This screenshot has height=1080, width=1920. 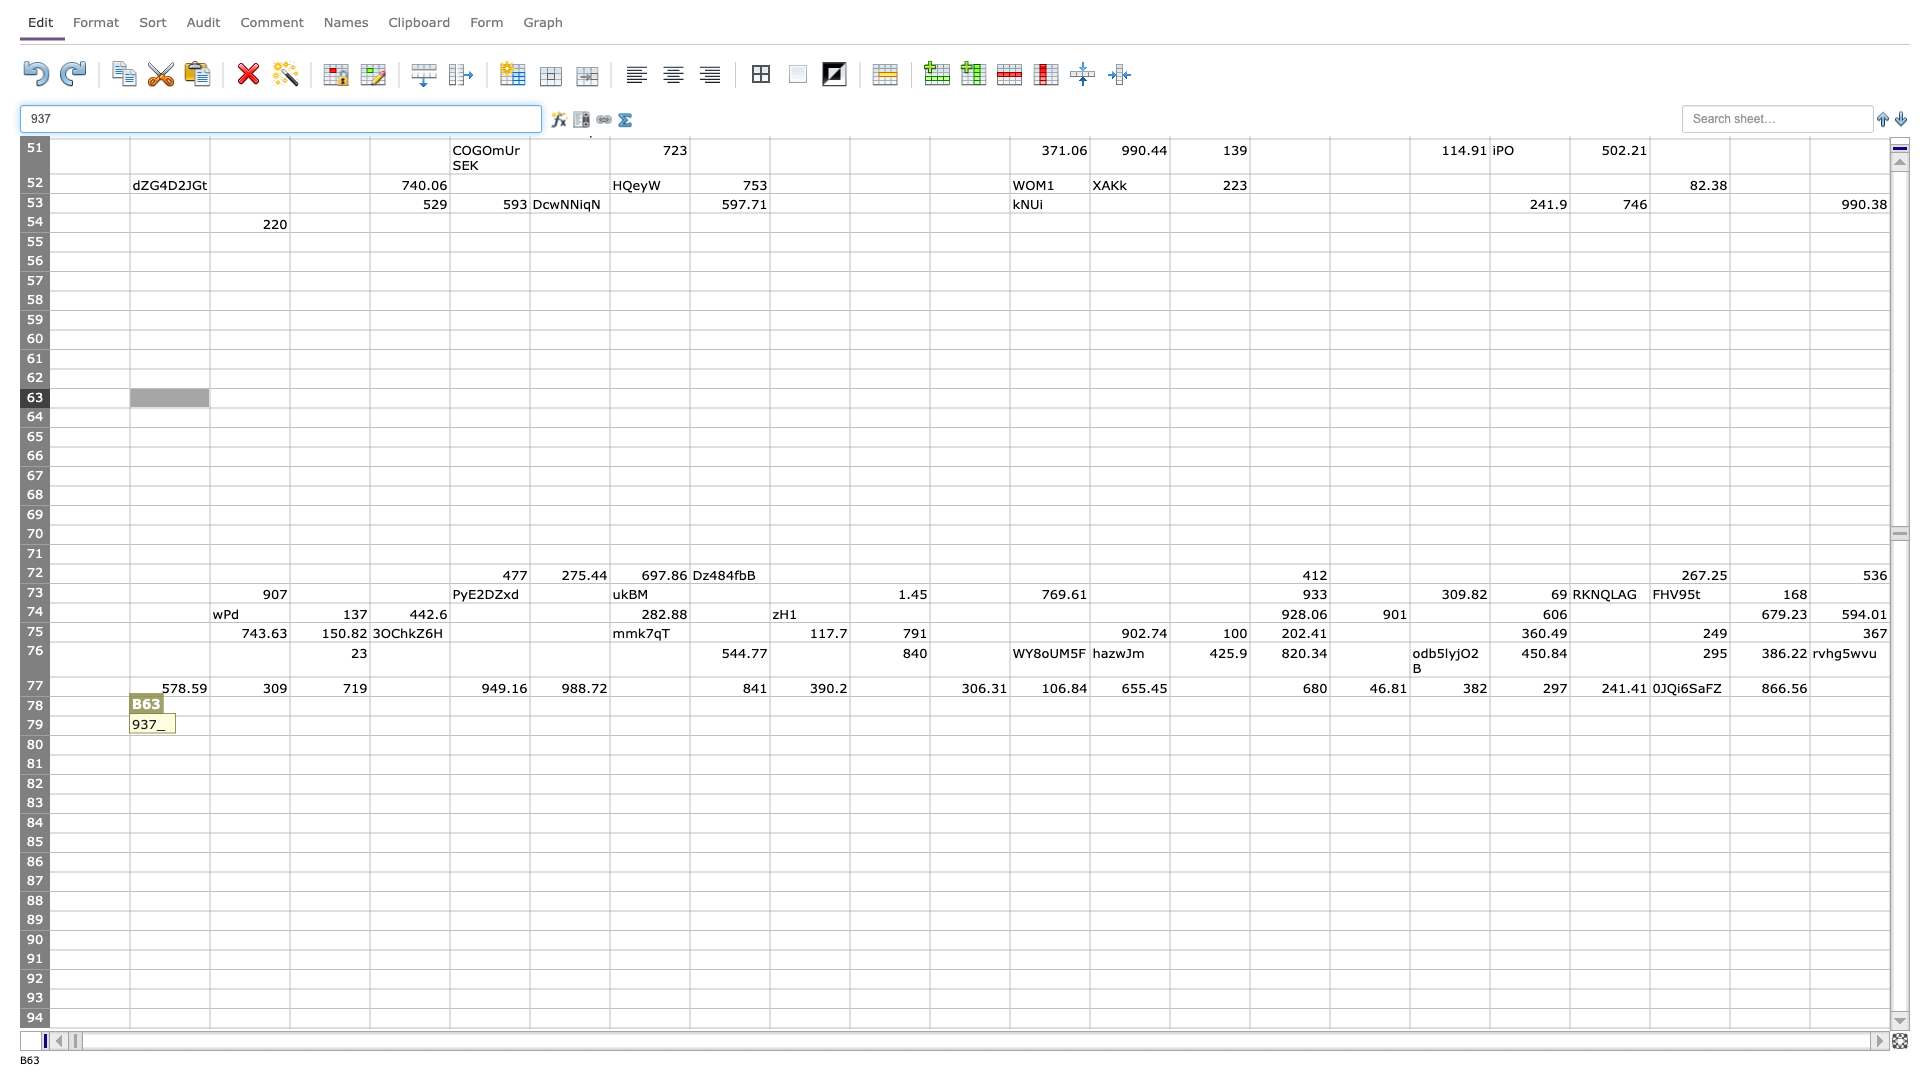 What do you see at coordinates (210, 715) in the screenshot?
I see `Upper left corner of cell C79` at bounding box center [210, 715].